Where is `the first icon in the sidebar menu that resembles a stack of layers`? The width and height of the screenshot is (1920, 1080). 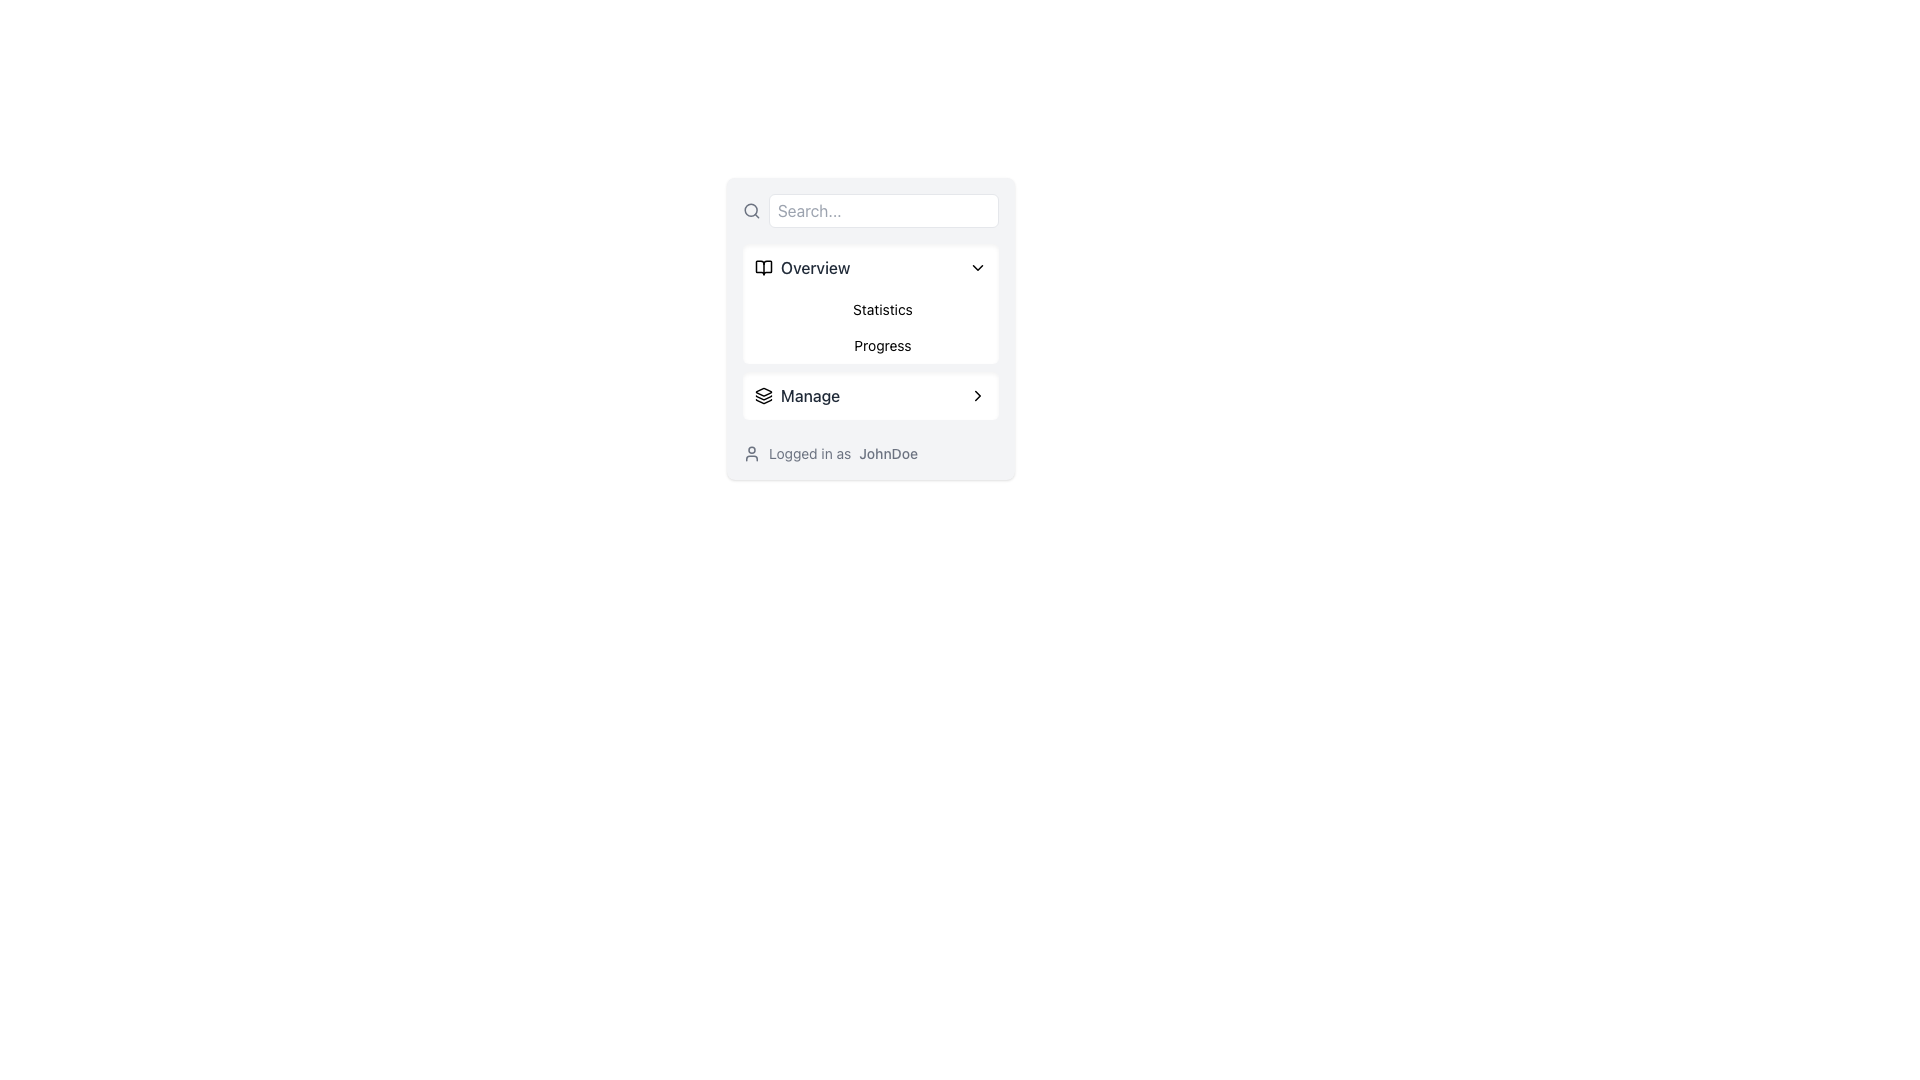
the first icon in the sidebar menu that resembles a stack of layers is located at coordinates (762, 396).